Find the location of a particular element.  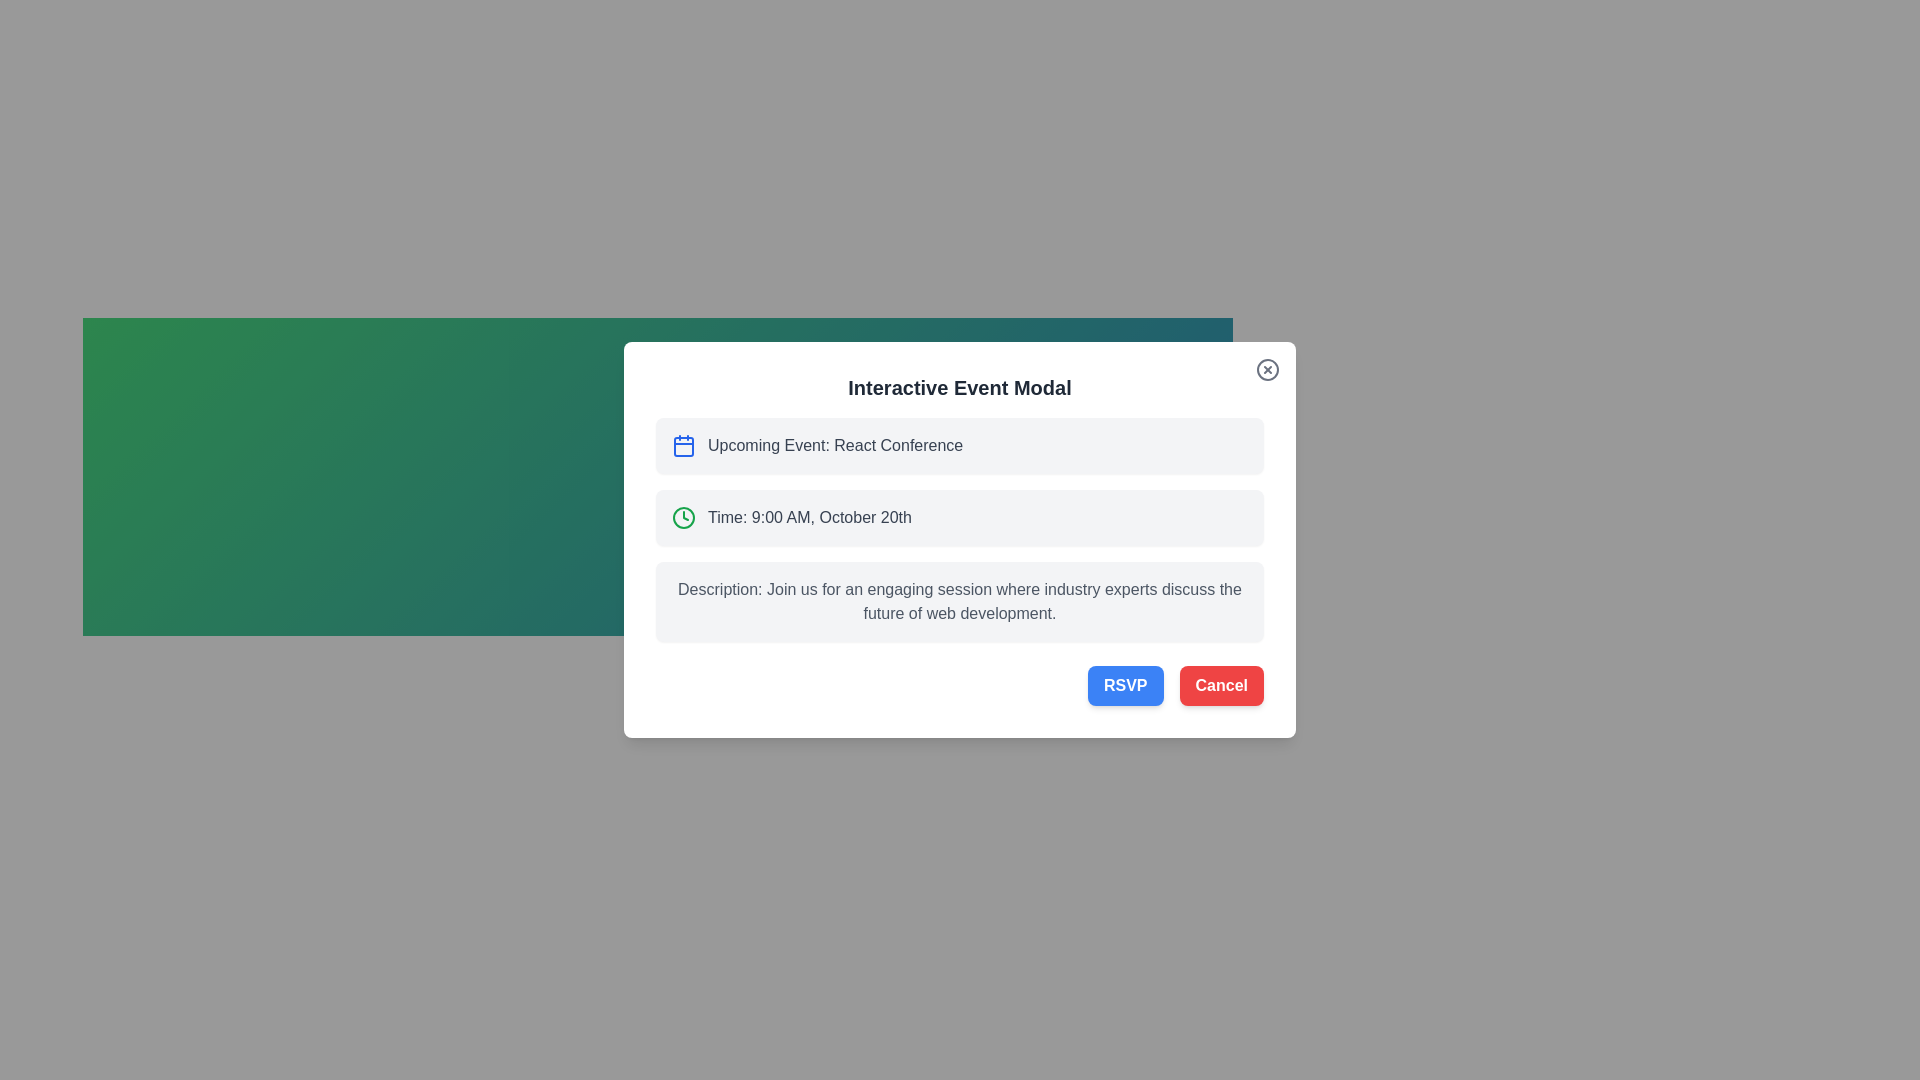

the circular close button icon located at the top-right corner of the modal interface is located at coordinates (1266, 370).